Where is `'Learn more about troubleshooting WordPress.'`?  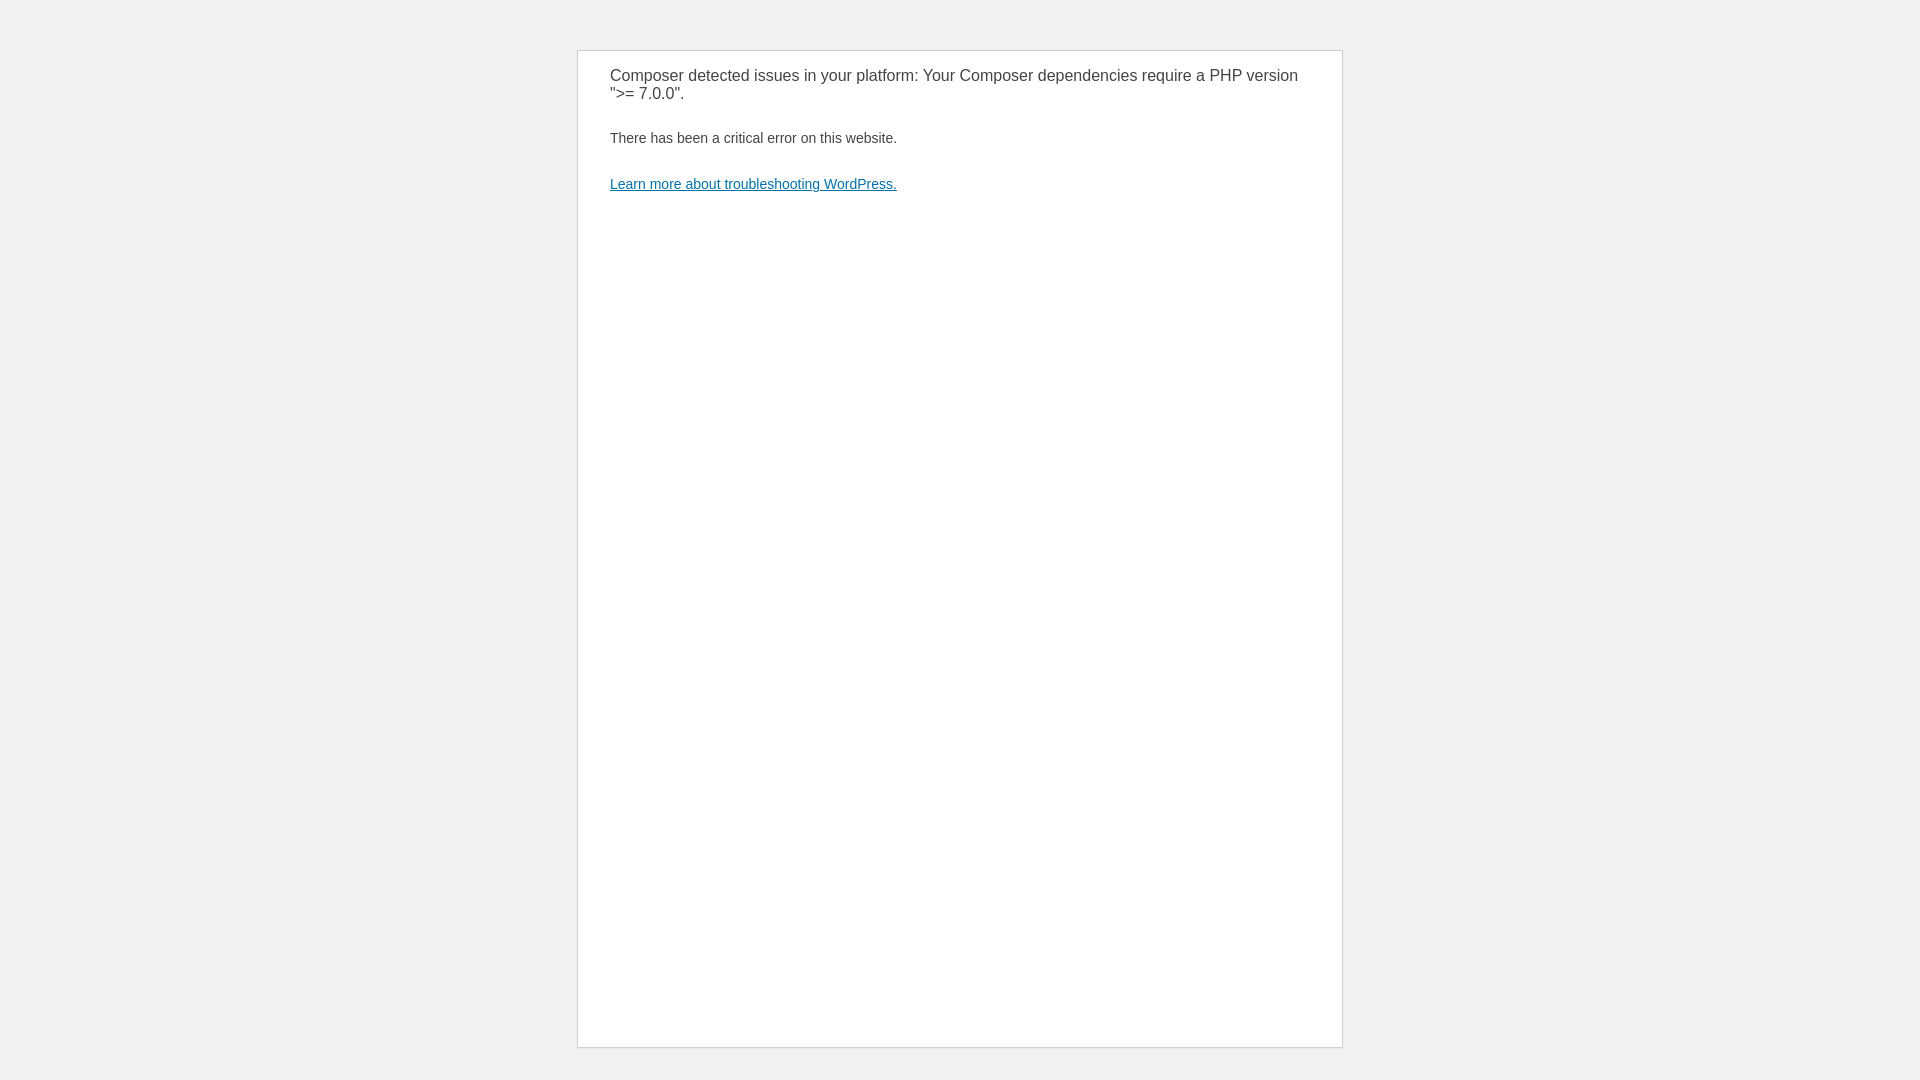
'Learn more about troubleshooting WordPress.' is located at coordinates (752, 184).